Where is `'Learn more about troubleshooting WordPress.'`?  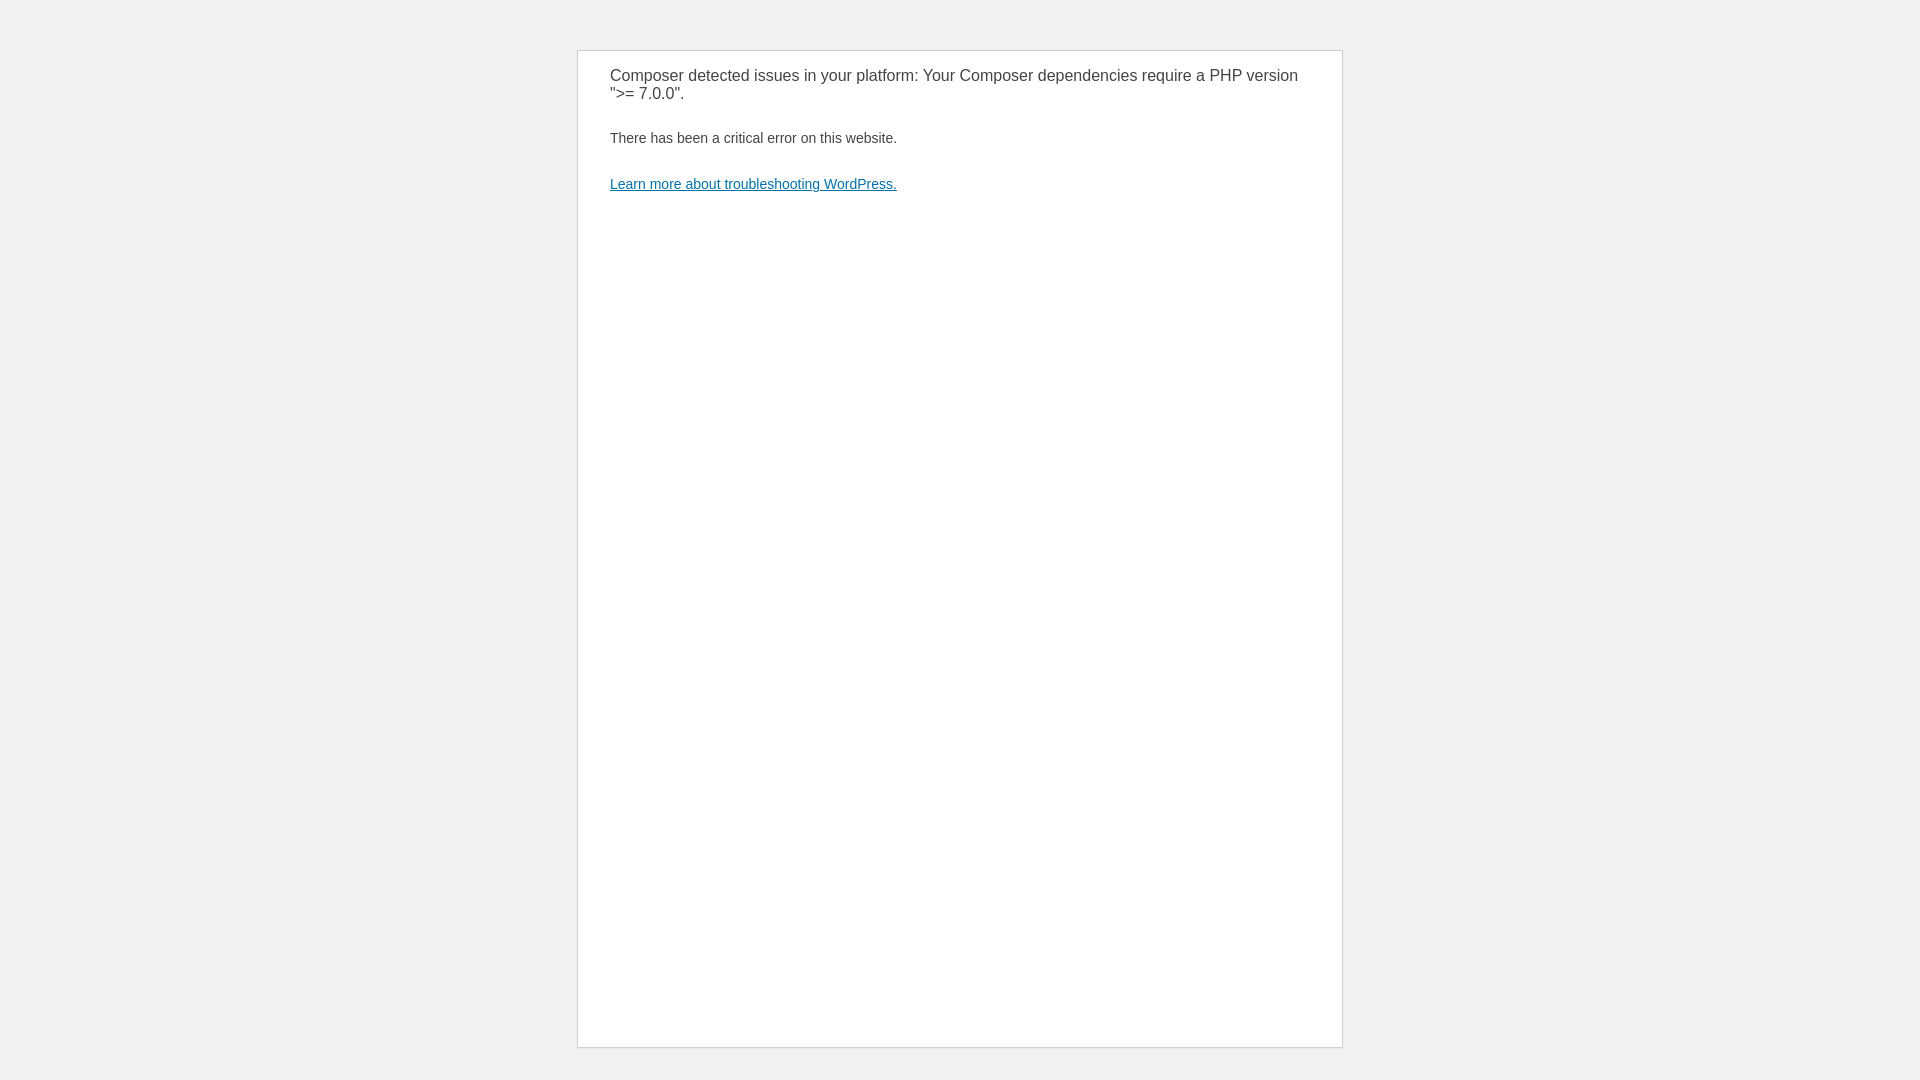
'Learn more about troubleshooting WordPress.' is located at coordinates (752, 184).